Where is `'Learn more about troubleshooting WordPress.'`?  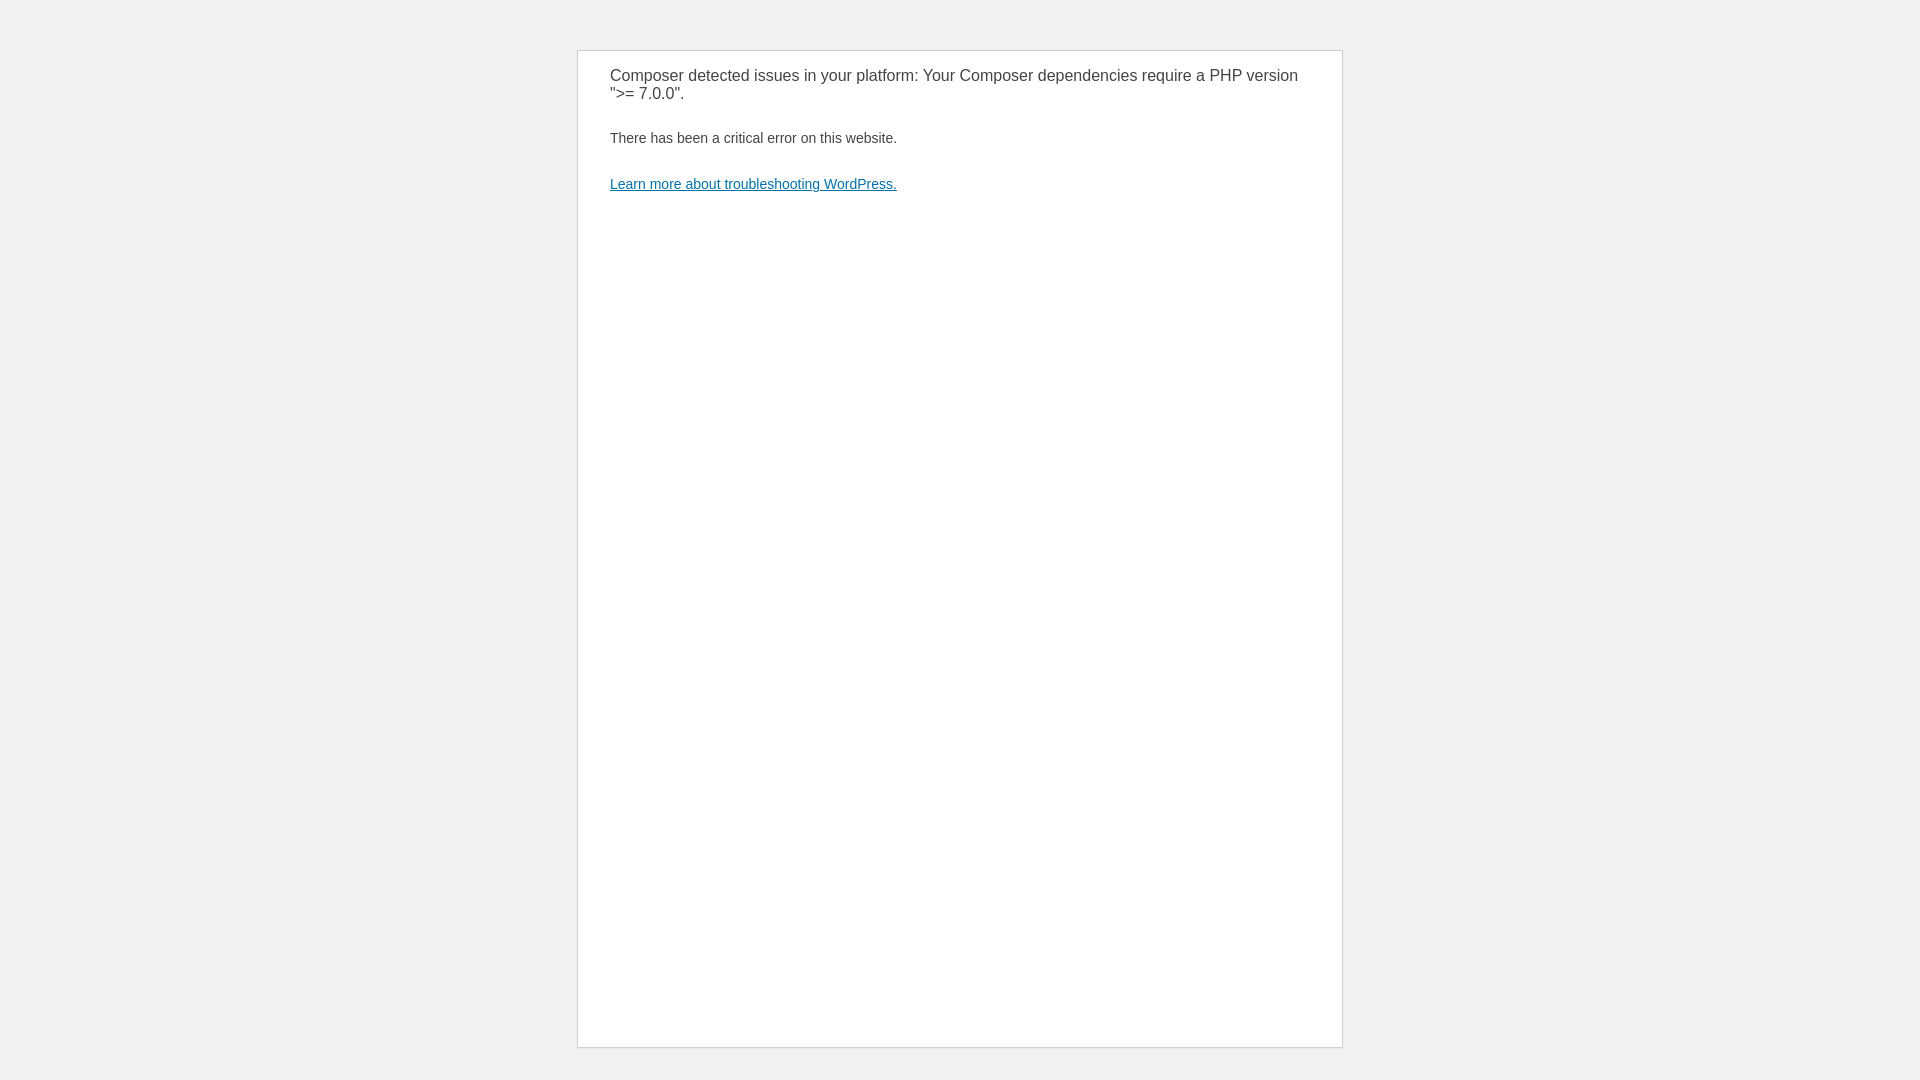
'Learn more about troubleshooting WordPress.' is located at coordinates (752, 184).